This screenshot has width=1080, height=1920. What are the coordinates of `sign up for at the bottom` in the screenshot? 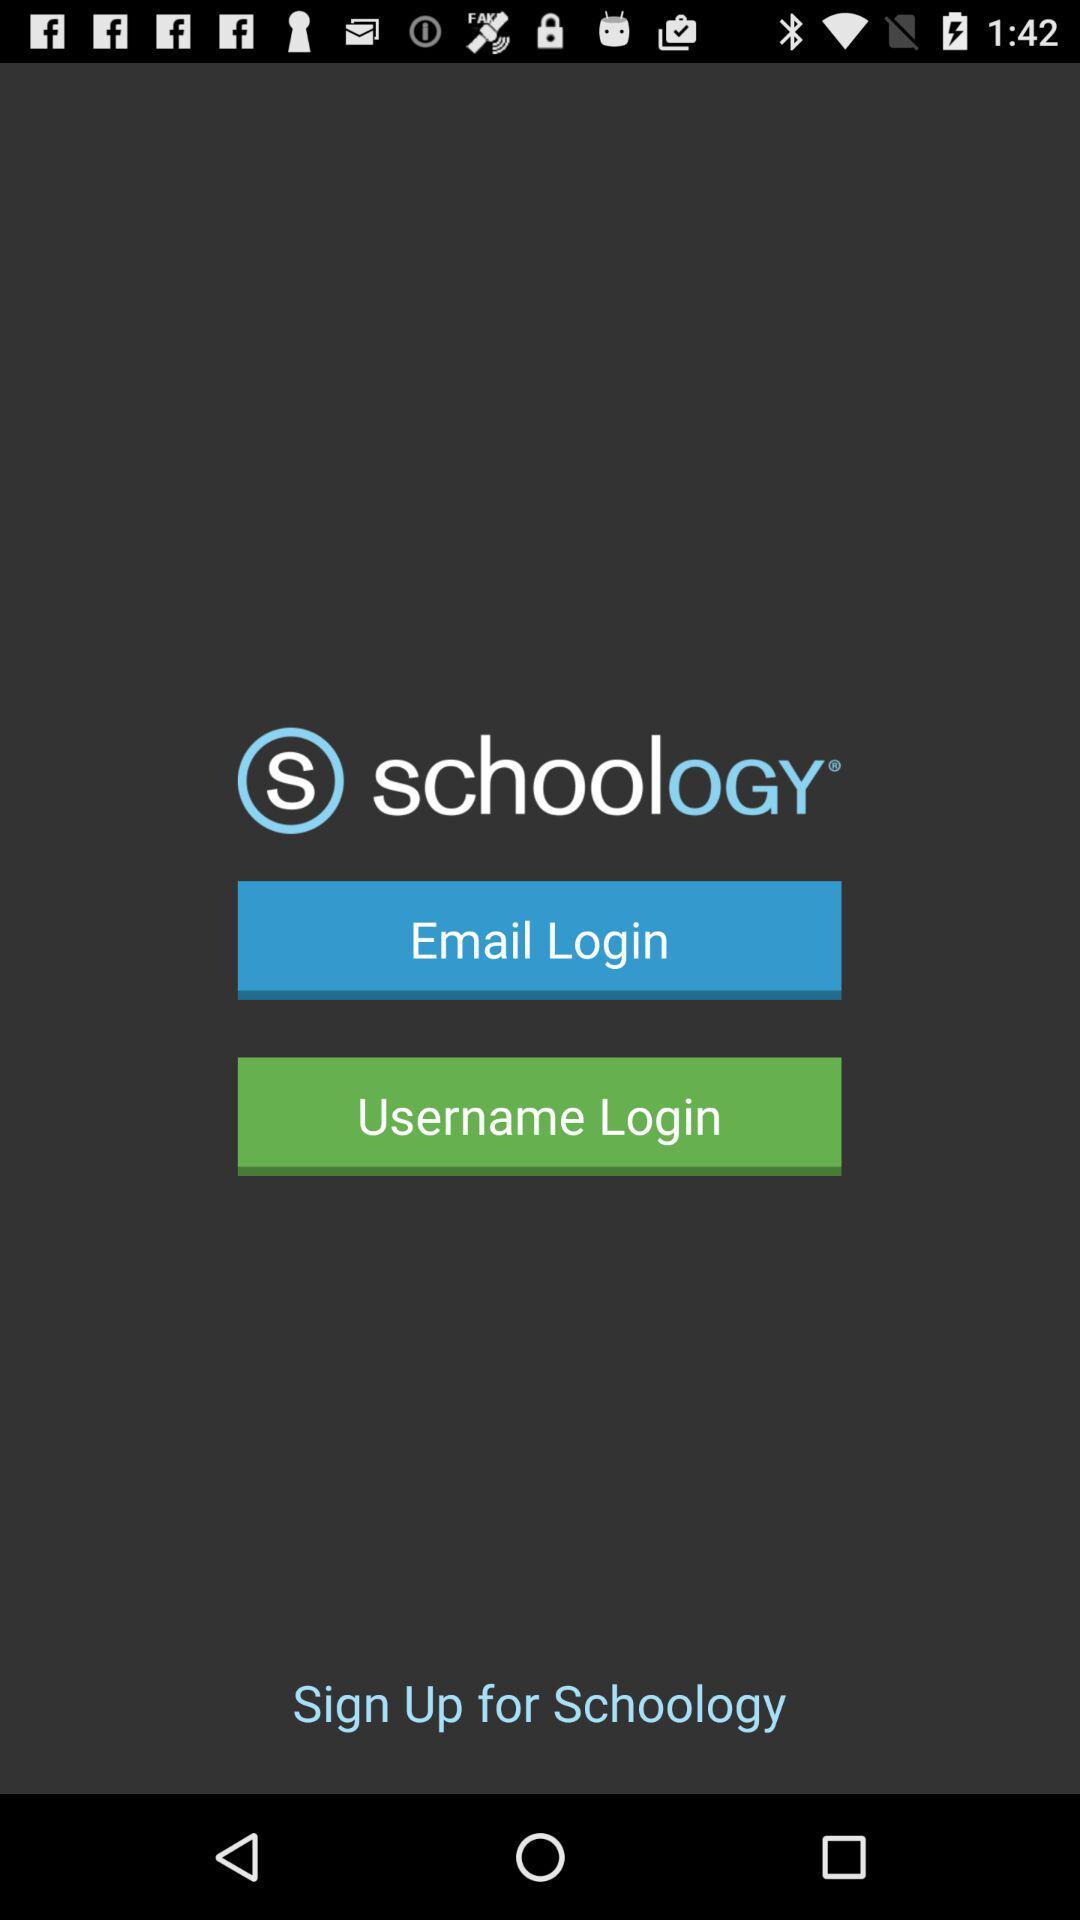 It's located at (538, 1701).